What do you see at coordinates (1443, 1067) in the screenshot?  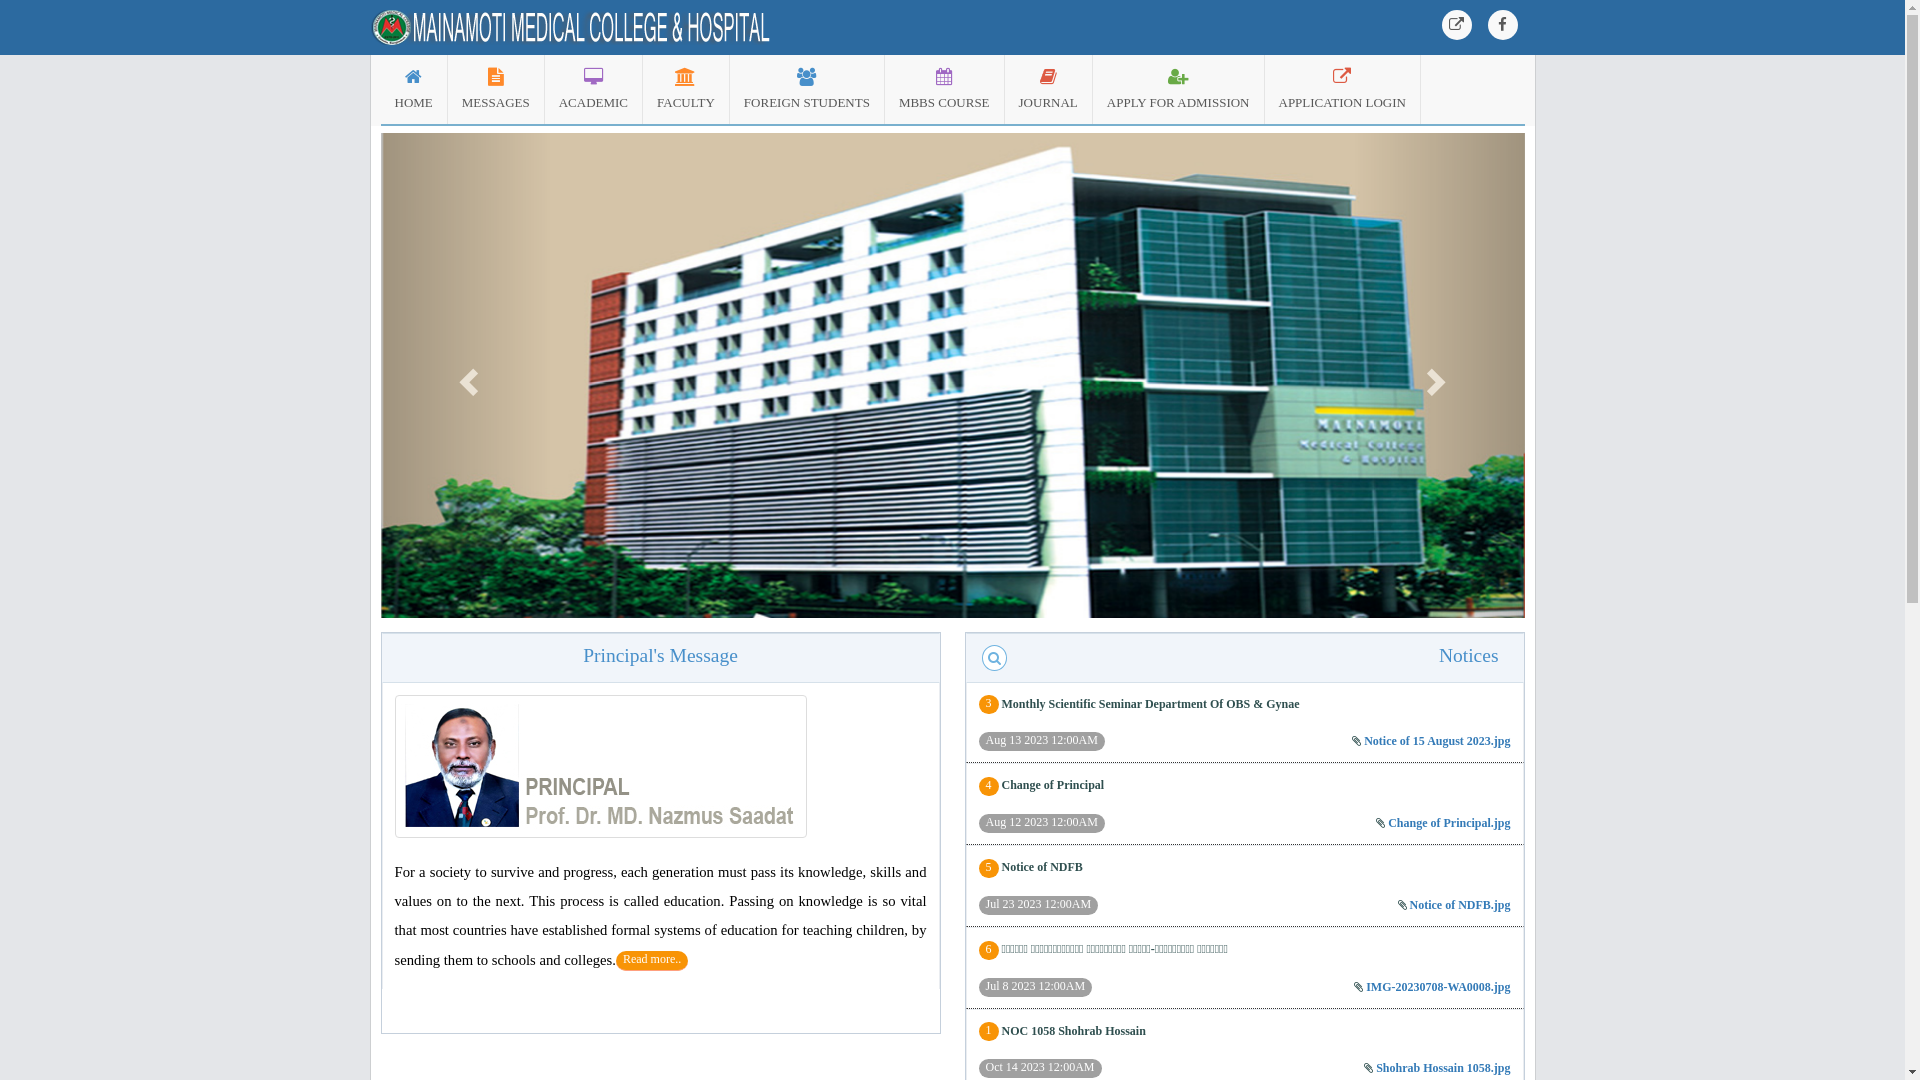 I see `'Shohrab Hossain 1058.jpg'` at bounding box center [1443, 1067].